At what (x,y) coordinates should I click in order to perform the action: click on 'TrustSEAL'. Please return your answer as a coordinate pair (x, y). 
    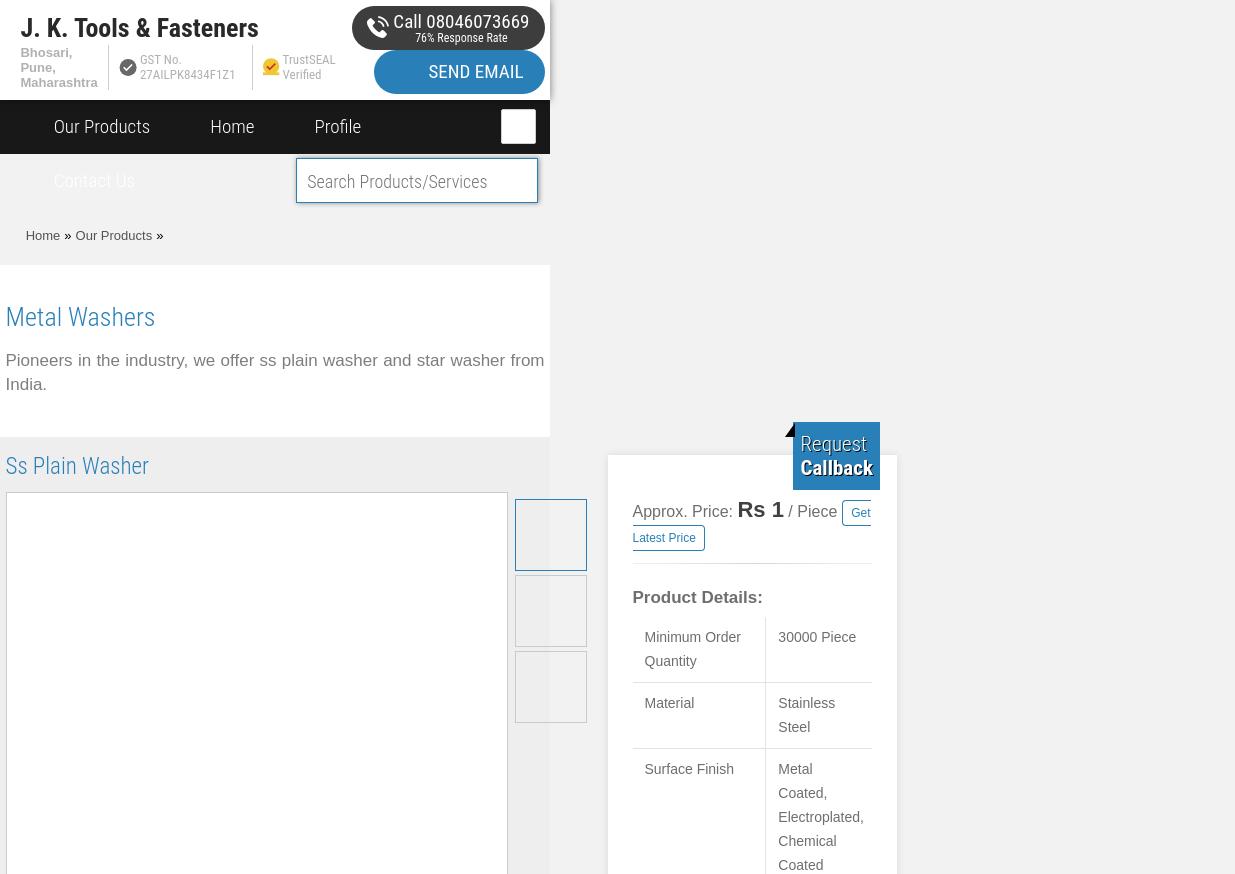
    Looking at the image, I should click on (308, 58).